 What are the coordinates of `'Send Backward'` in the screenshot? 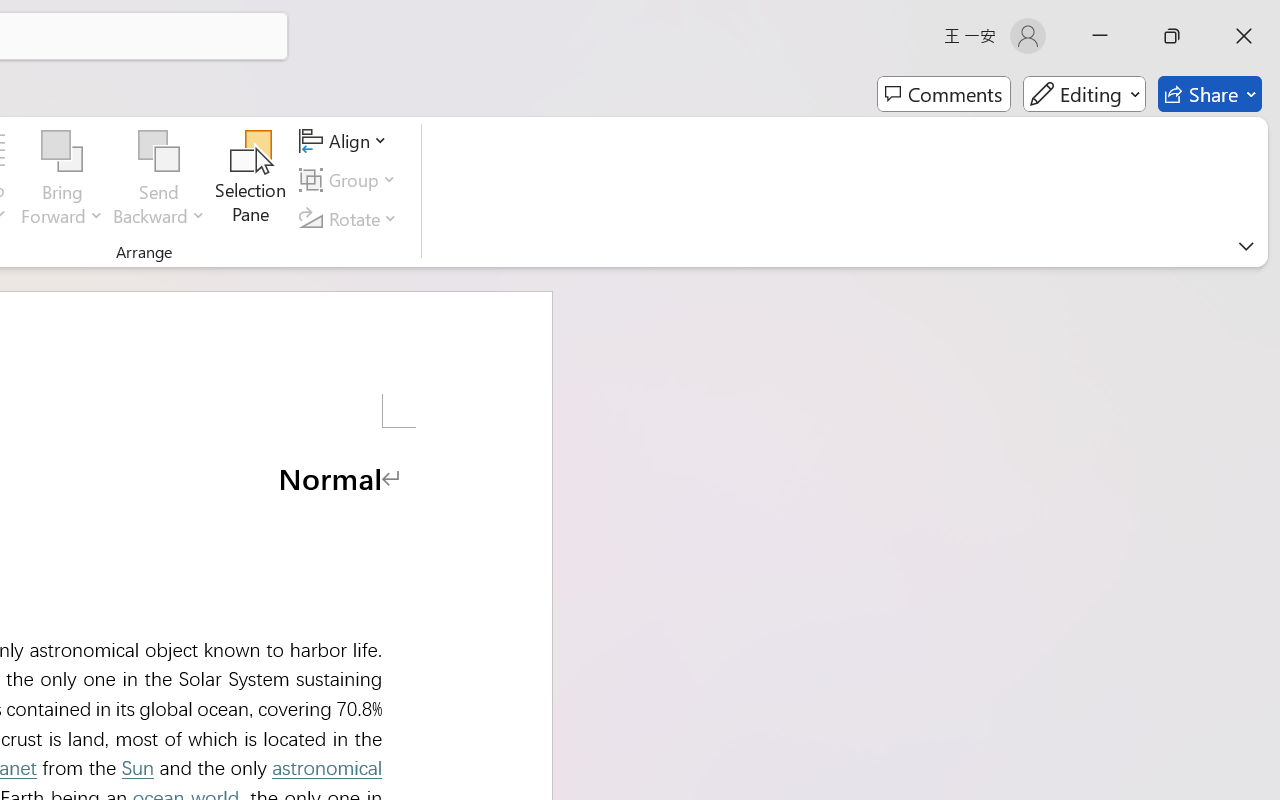 It's located at (158, 151).